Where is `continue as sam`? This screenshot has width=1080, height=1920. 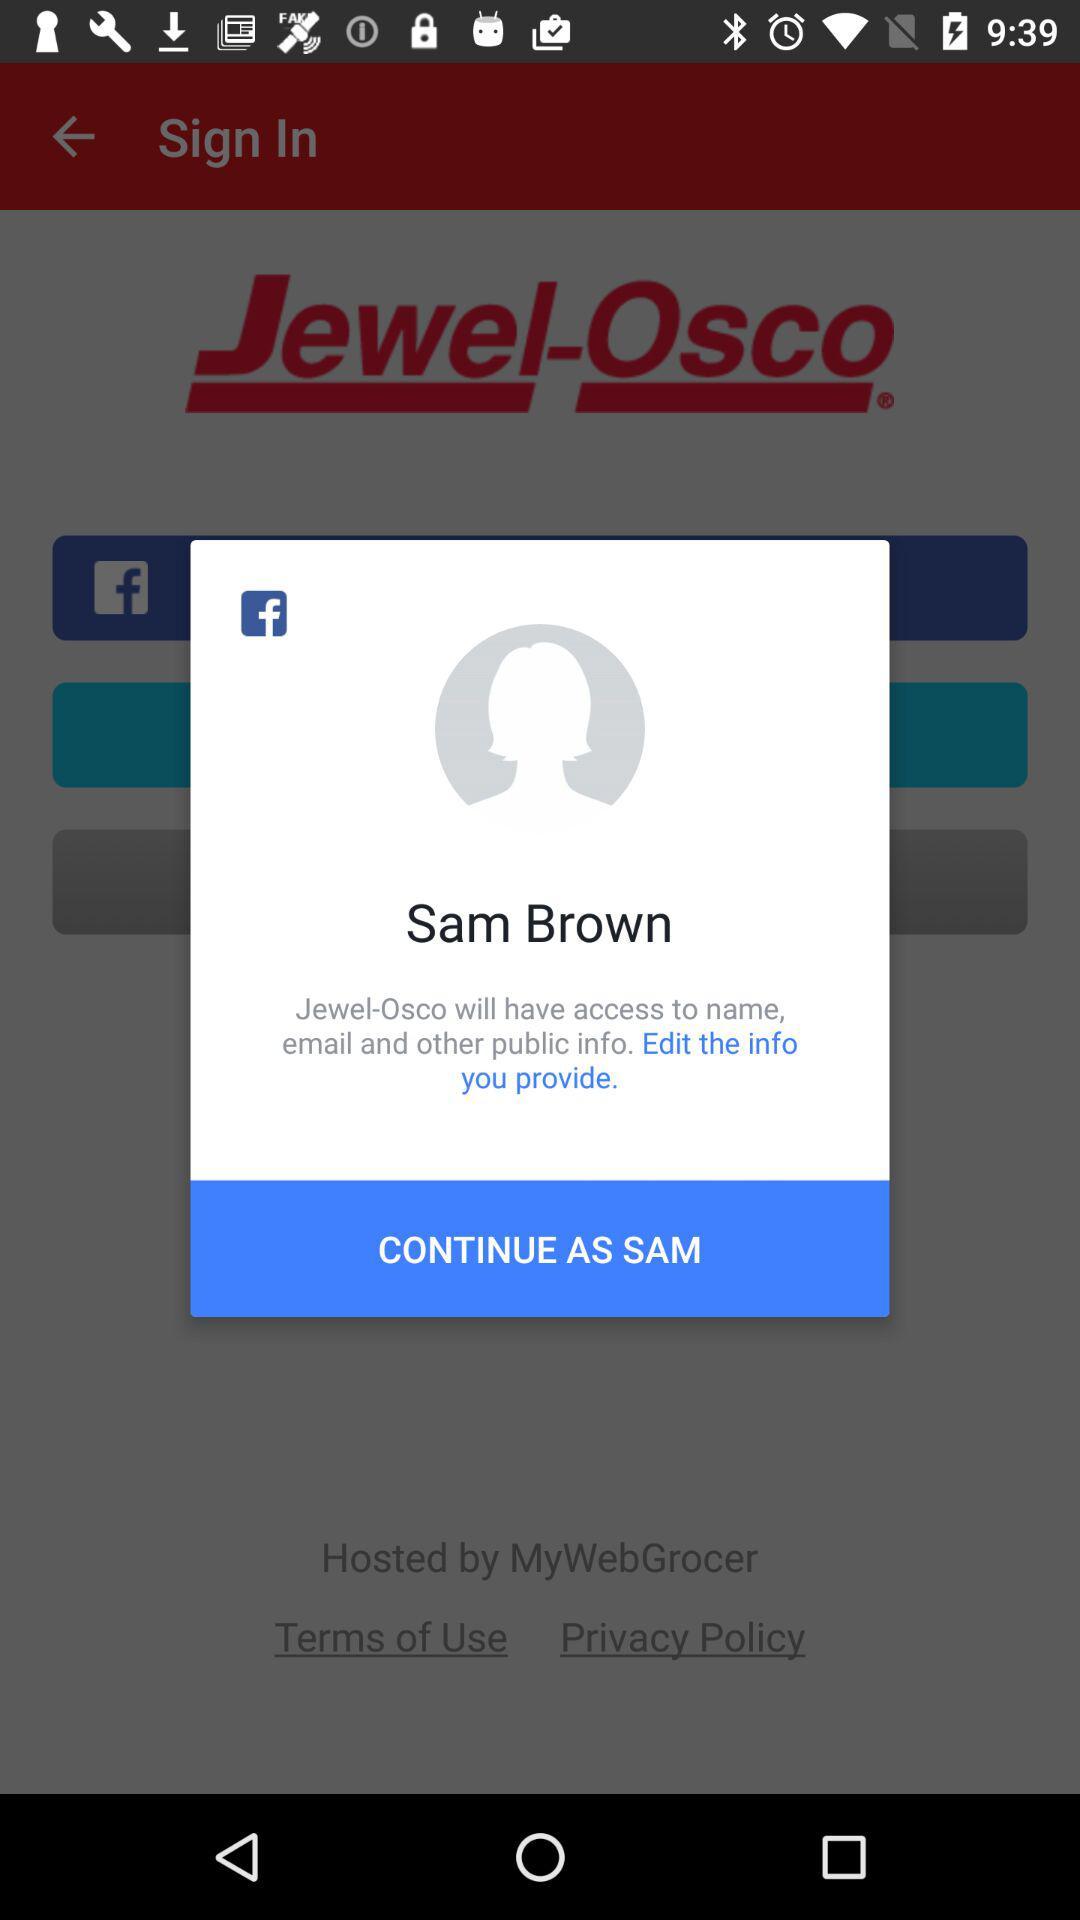 continue as sam is located at coordinates (540, 1247).